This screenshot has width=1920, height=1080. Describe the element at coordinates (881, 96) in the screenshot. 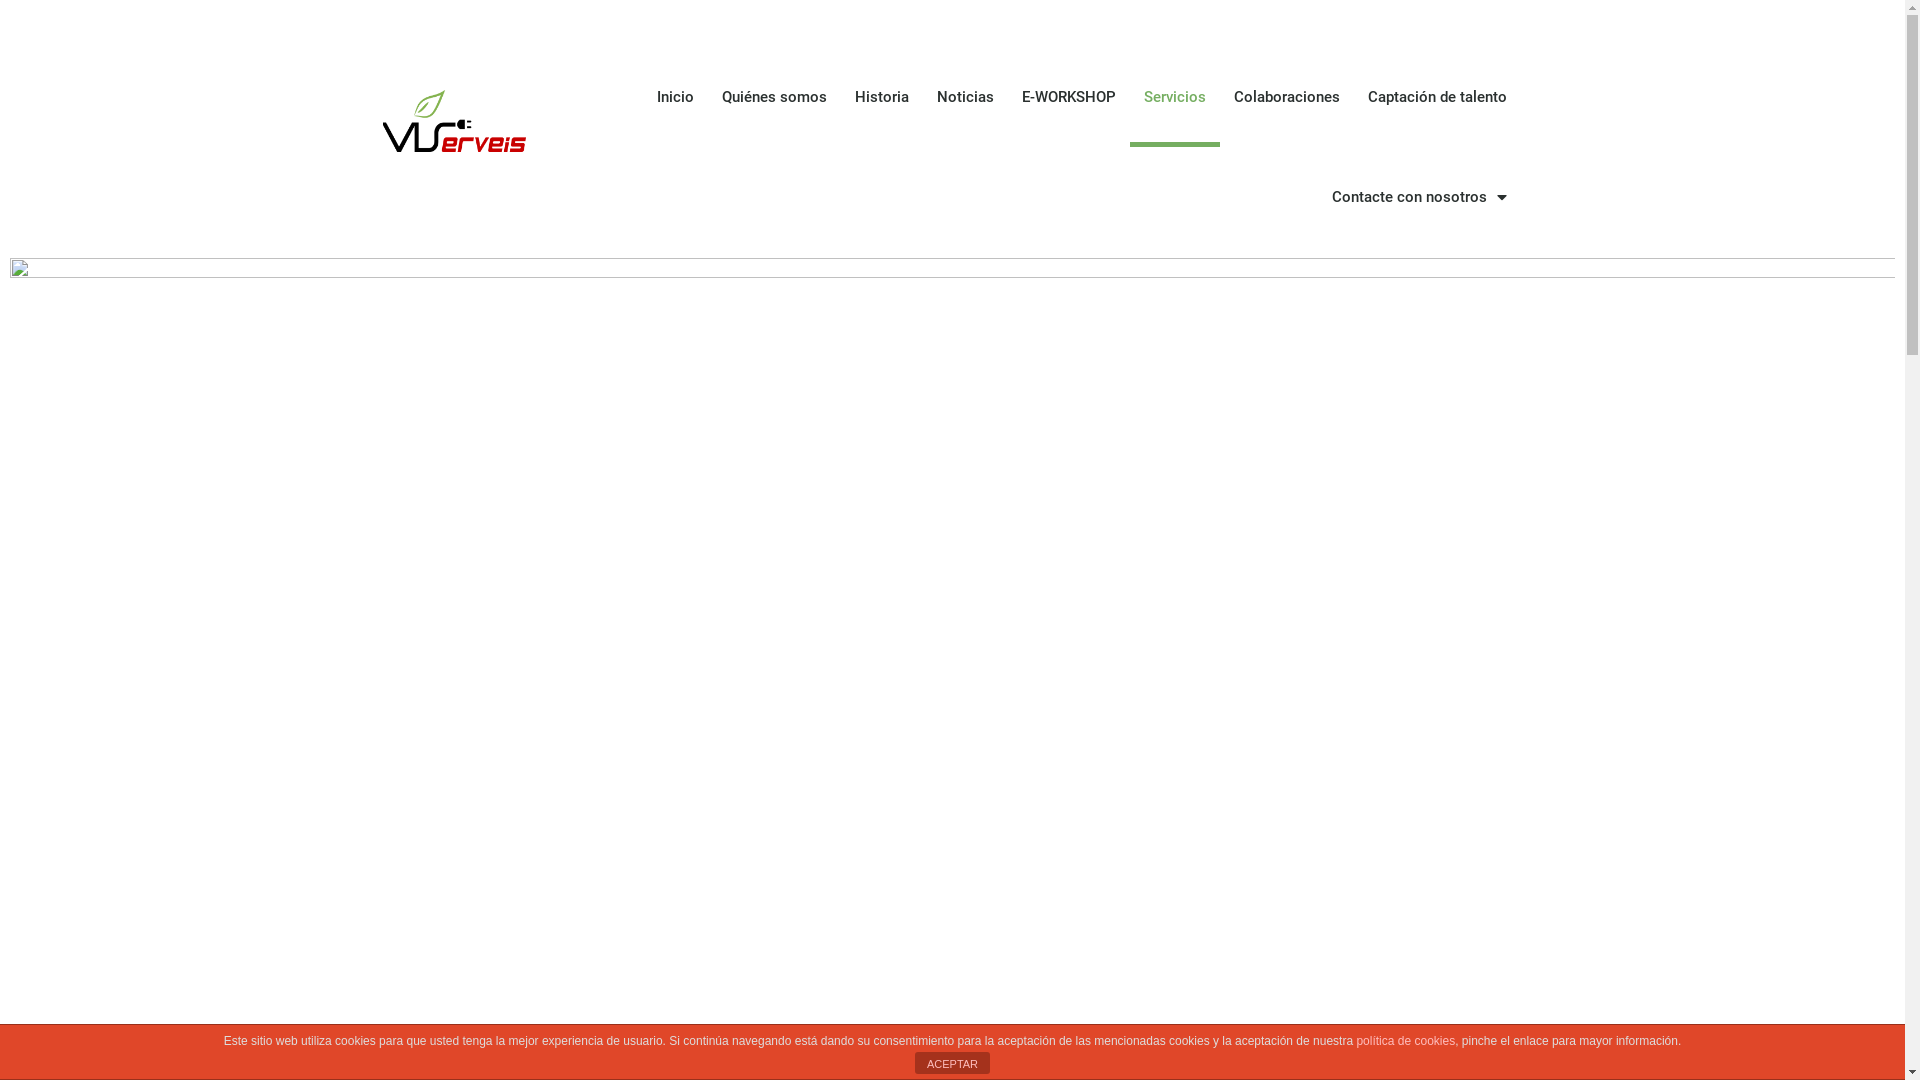

I see `'Historia'` at that location.